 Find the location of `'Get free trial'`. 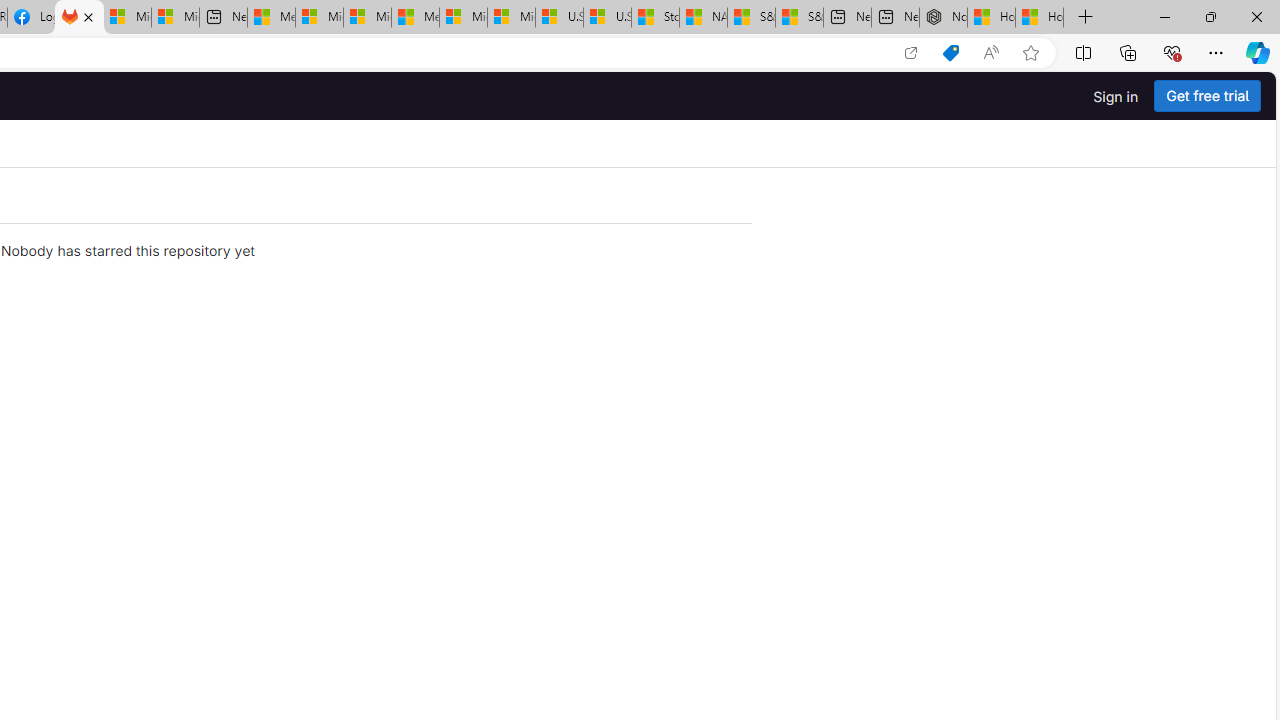

'Get free trial' is located at coordinates (1206, 96).